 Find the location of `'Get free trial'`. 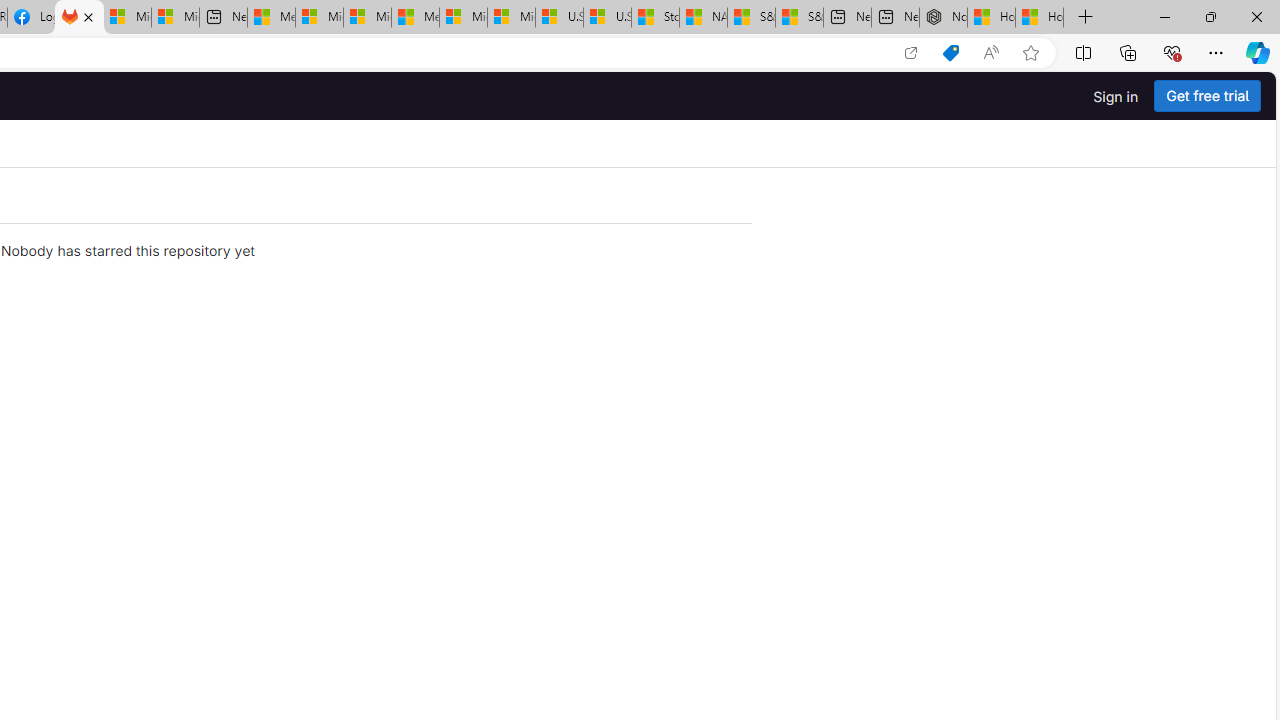

'Get free trial' is located at coordinates (1206, 96).